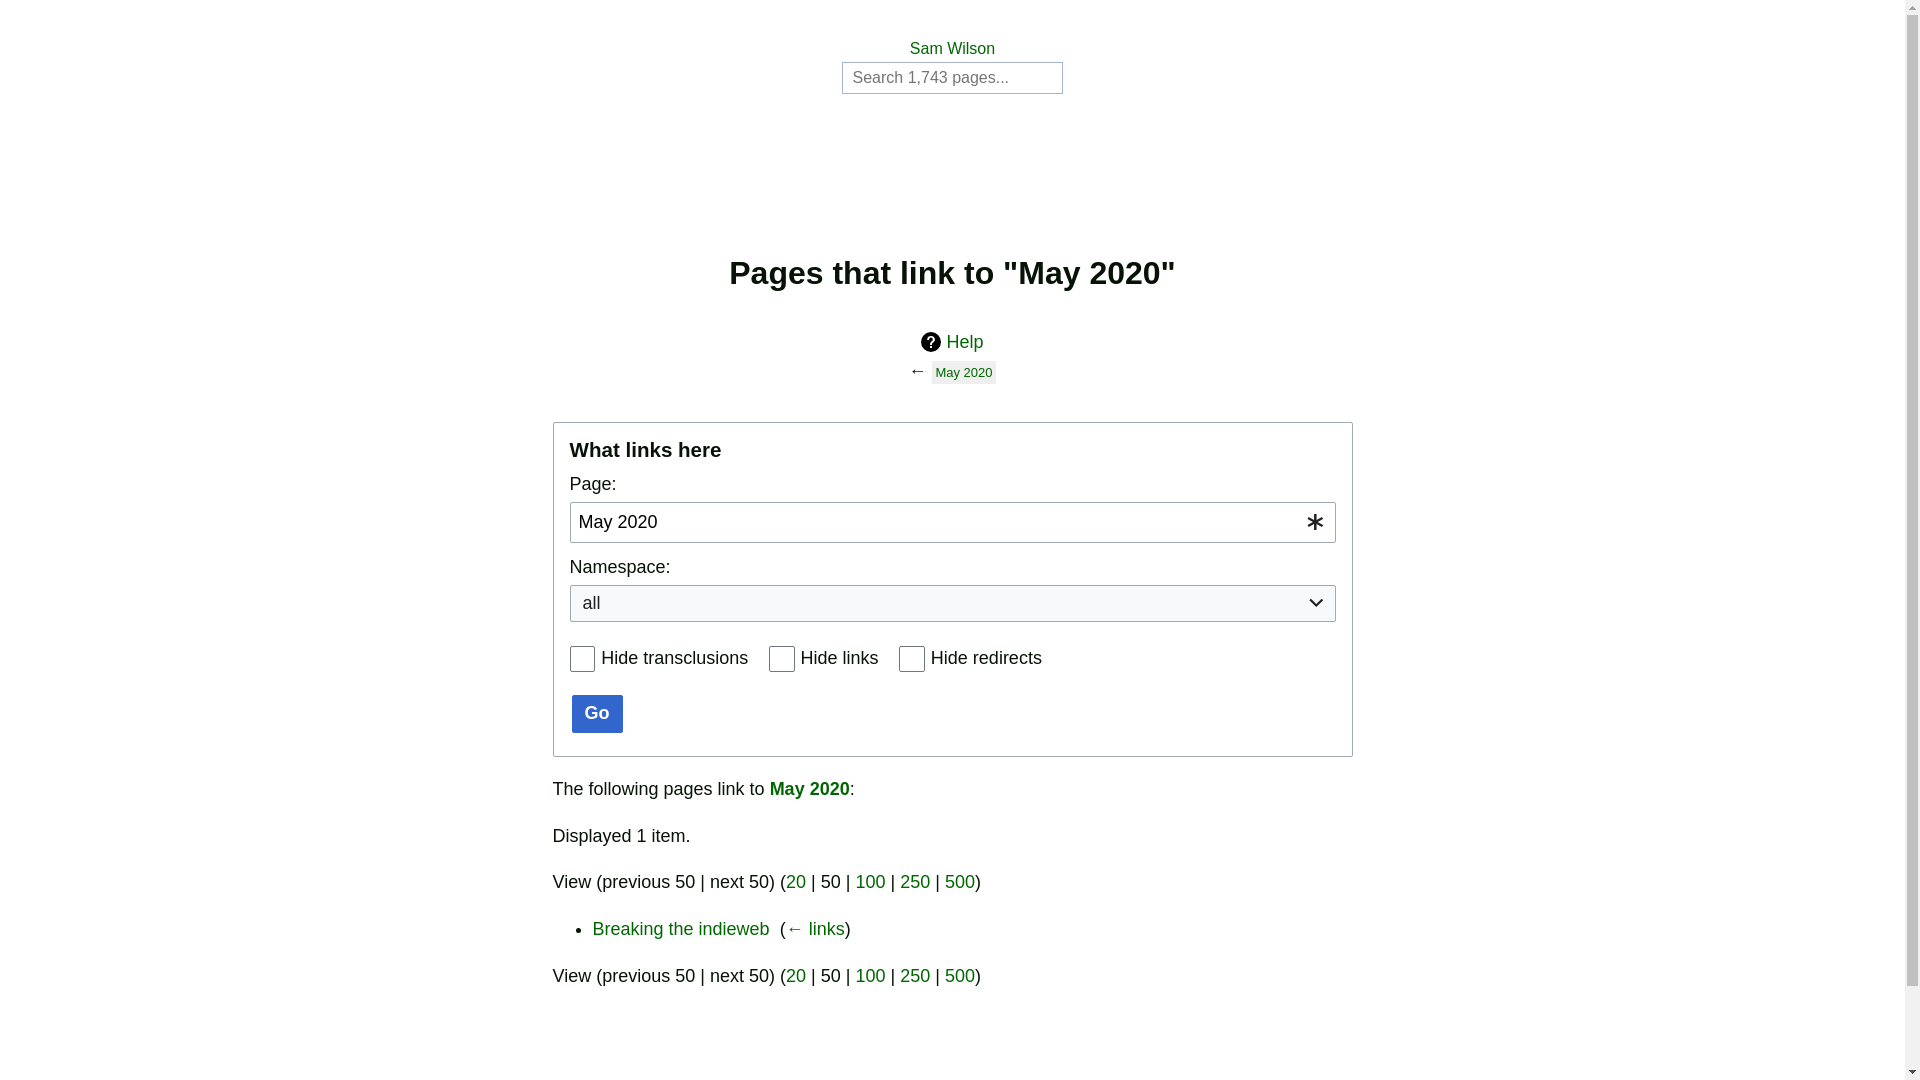 The image size is (1920, 1080). I want to click on 'Breaking the indieweb', so click(680, 929).